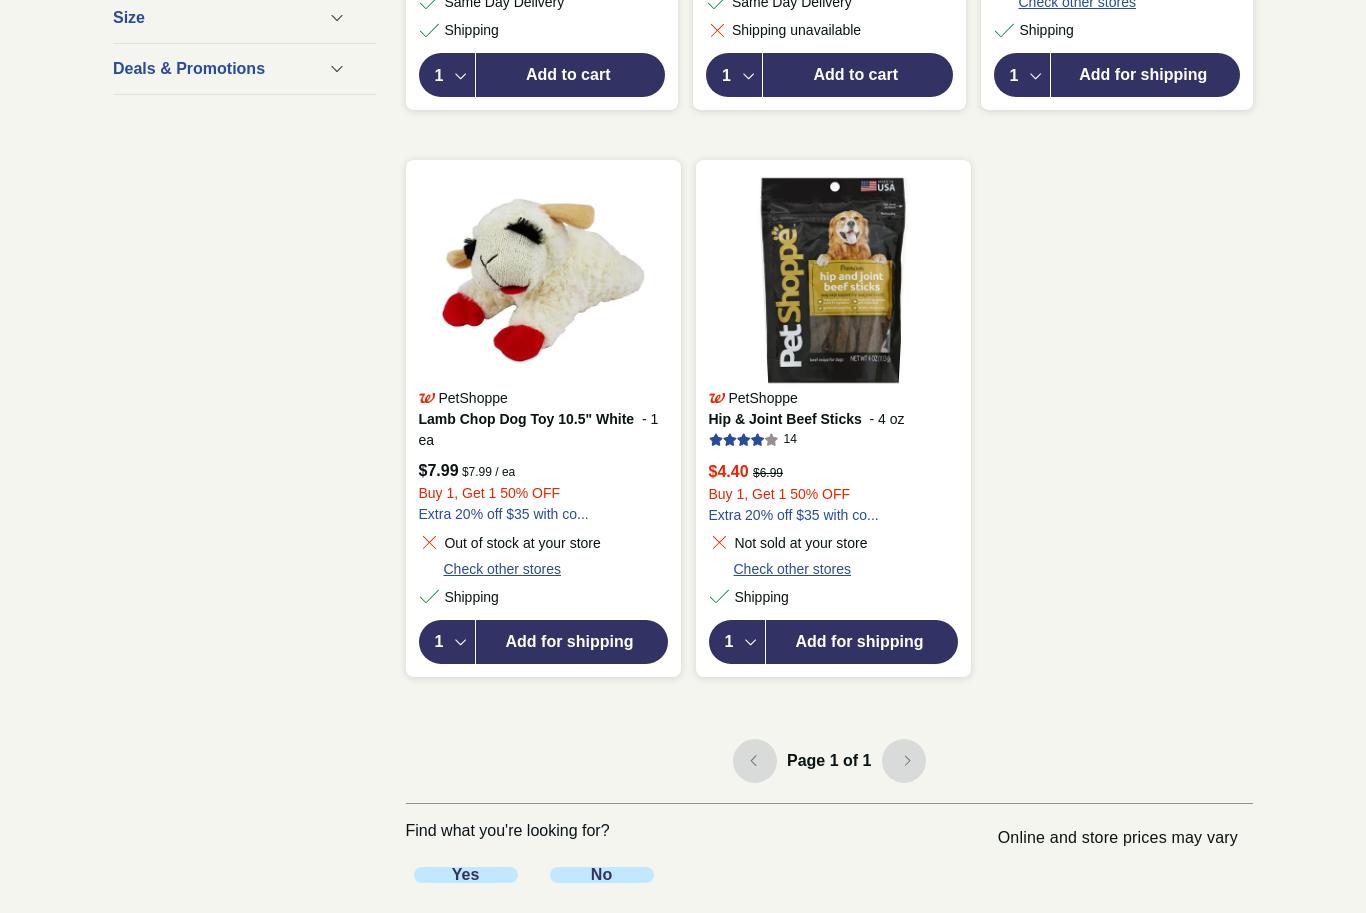  Describe the element at coordinates (797, 540) in the screenshot. I see `'Not sold at your store'` at that location.